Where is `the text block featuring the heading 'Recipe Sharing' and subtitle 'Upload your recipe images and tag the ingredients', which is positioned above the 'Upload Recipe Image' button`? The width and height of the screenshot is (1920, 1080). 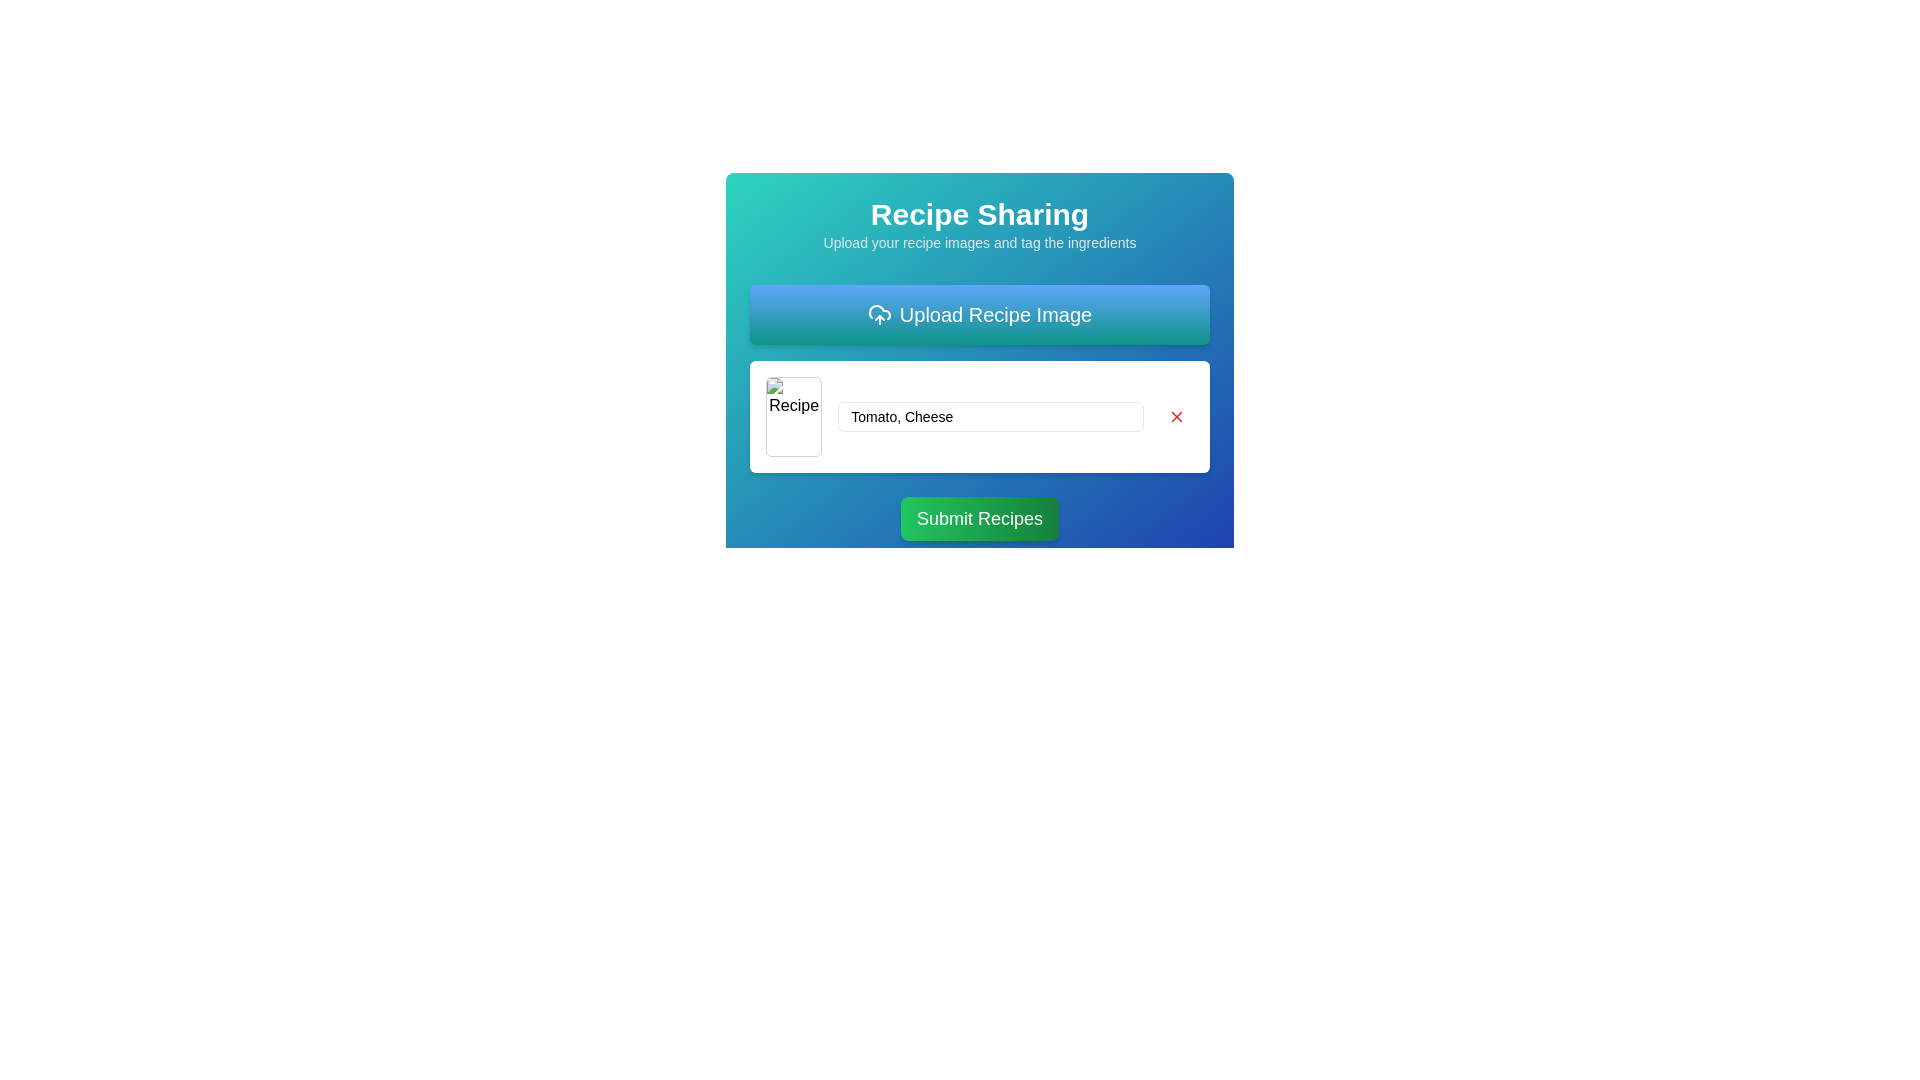 the text block featuring the heading 'Recipe Sharing' and subtitle 'Upload your recipe images and tag the ingredients', which is positioned above the 'Upload Recipe Image' button is located at coordinates (979, 224).